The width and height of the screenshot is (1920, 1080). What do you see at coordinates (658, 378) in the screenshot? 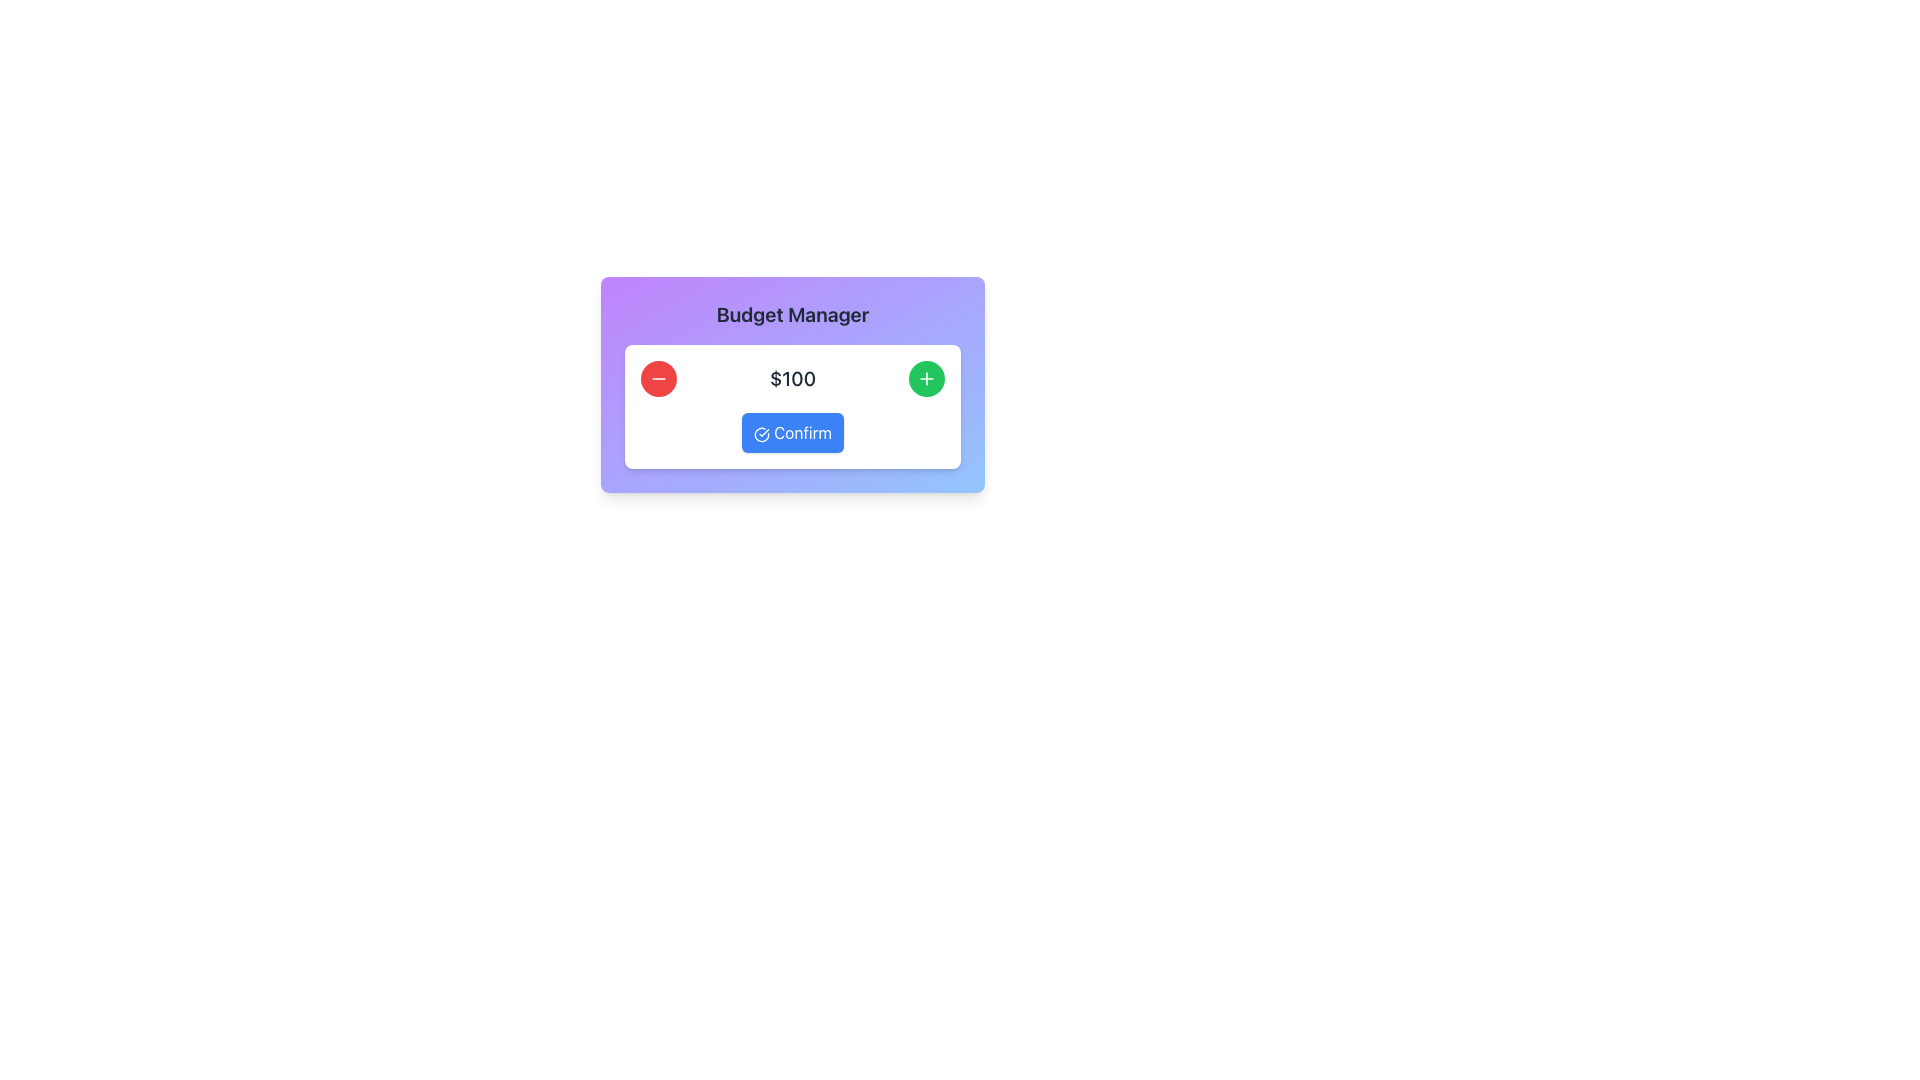
I see `the circular red icon with a minus symbol found within the left-aligned button under the 'Budget Manager' label` at bounding box center [658, 378].